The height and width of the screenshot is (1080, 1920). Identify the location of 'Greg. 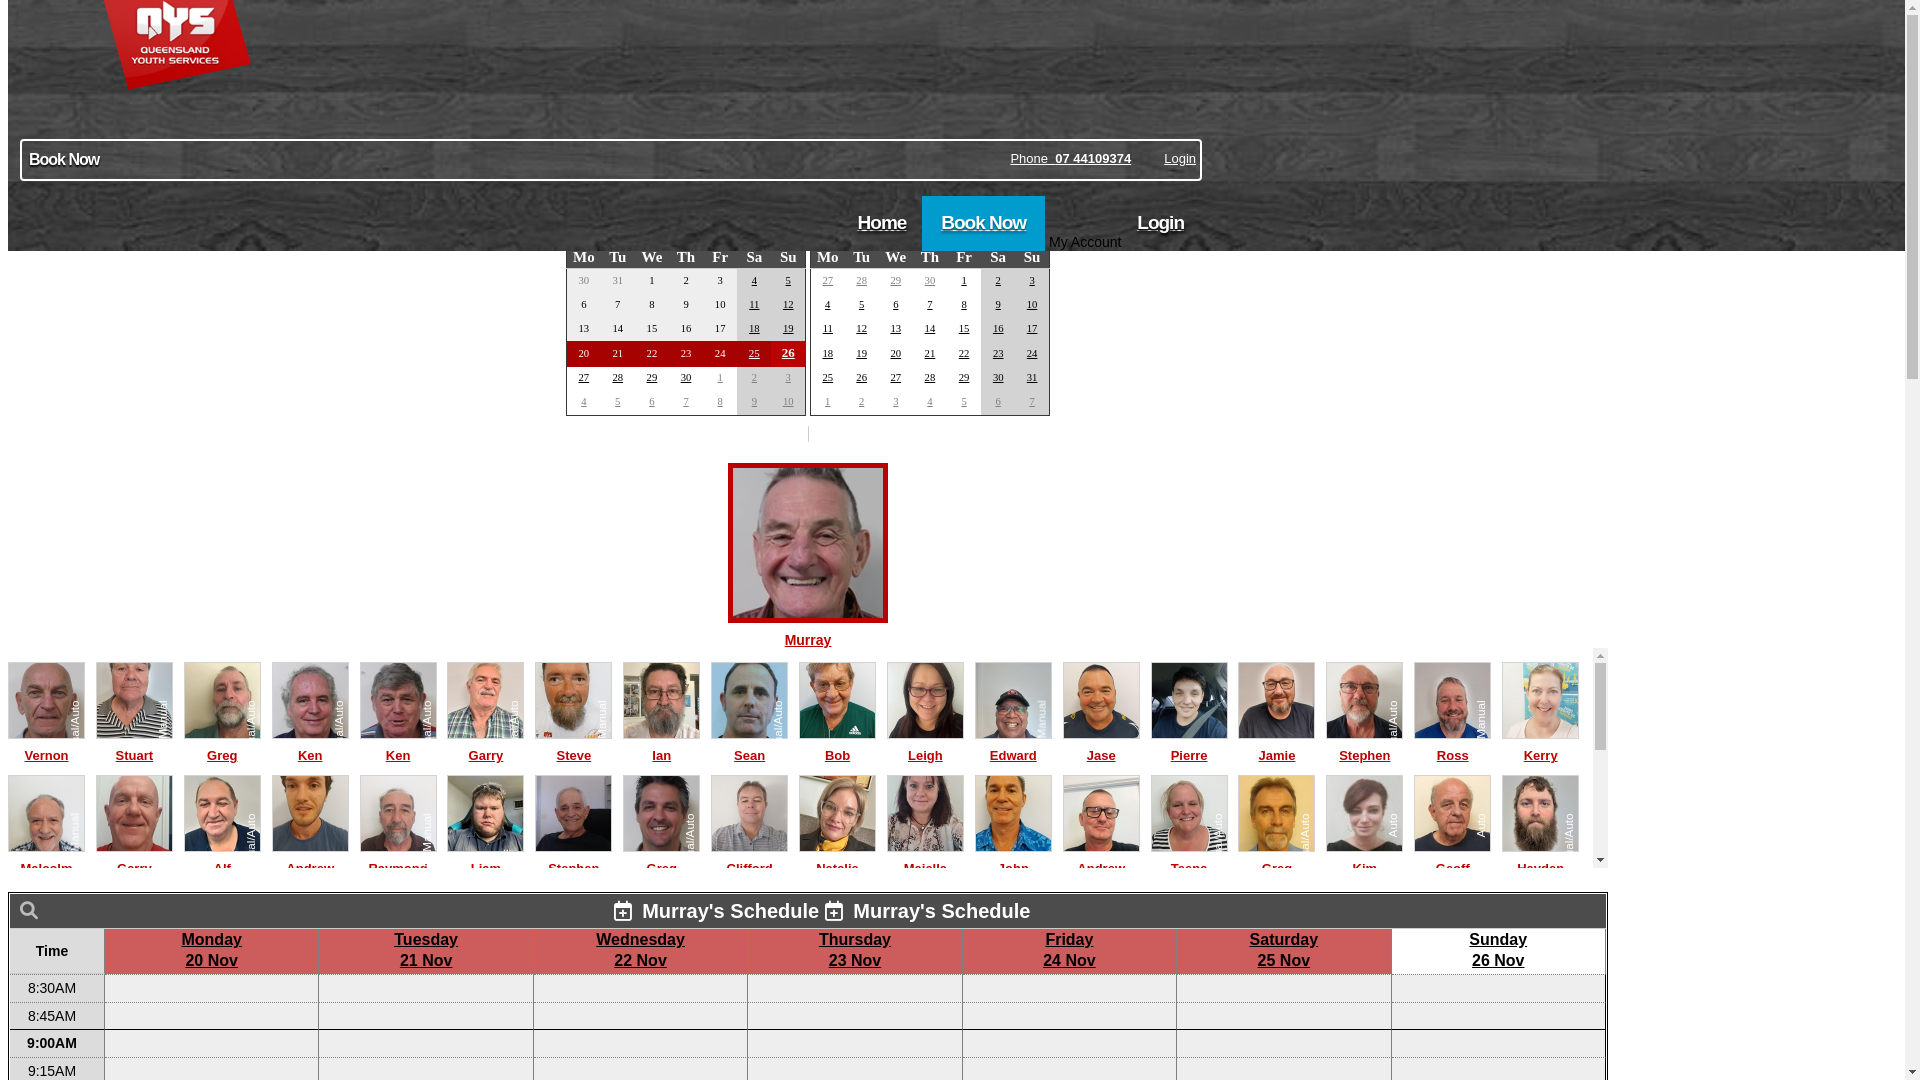
(222, 745).